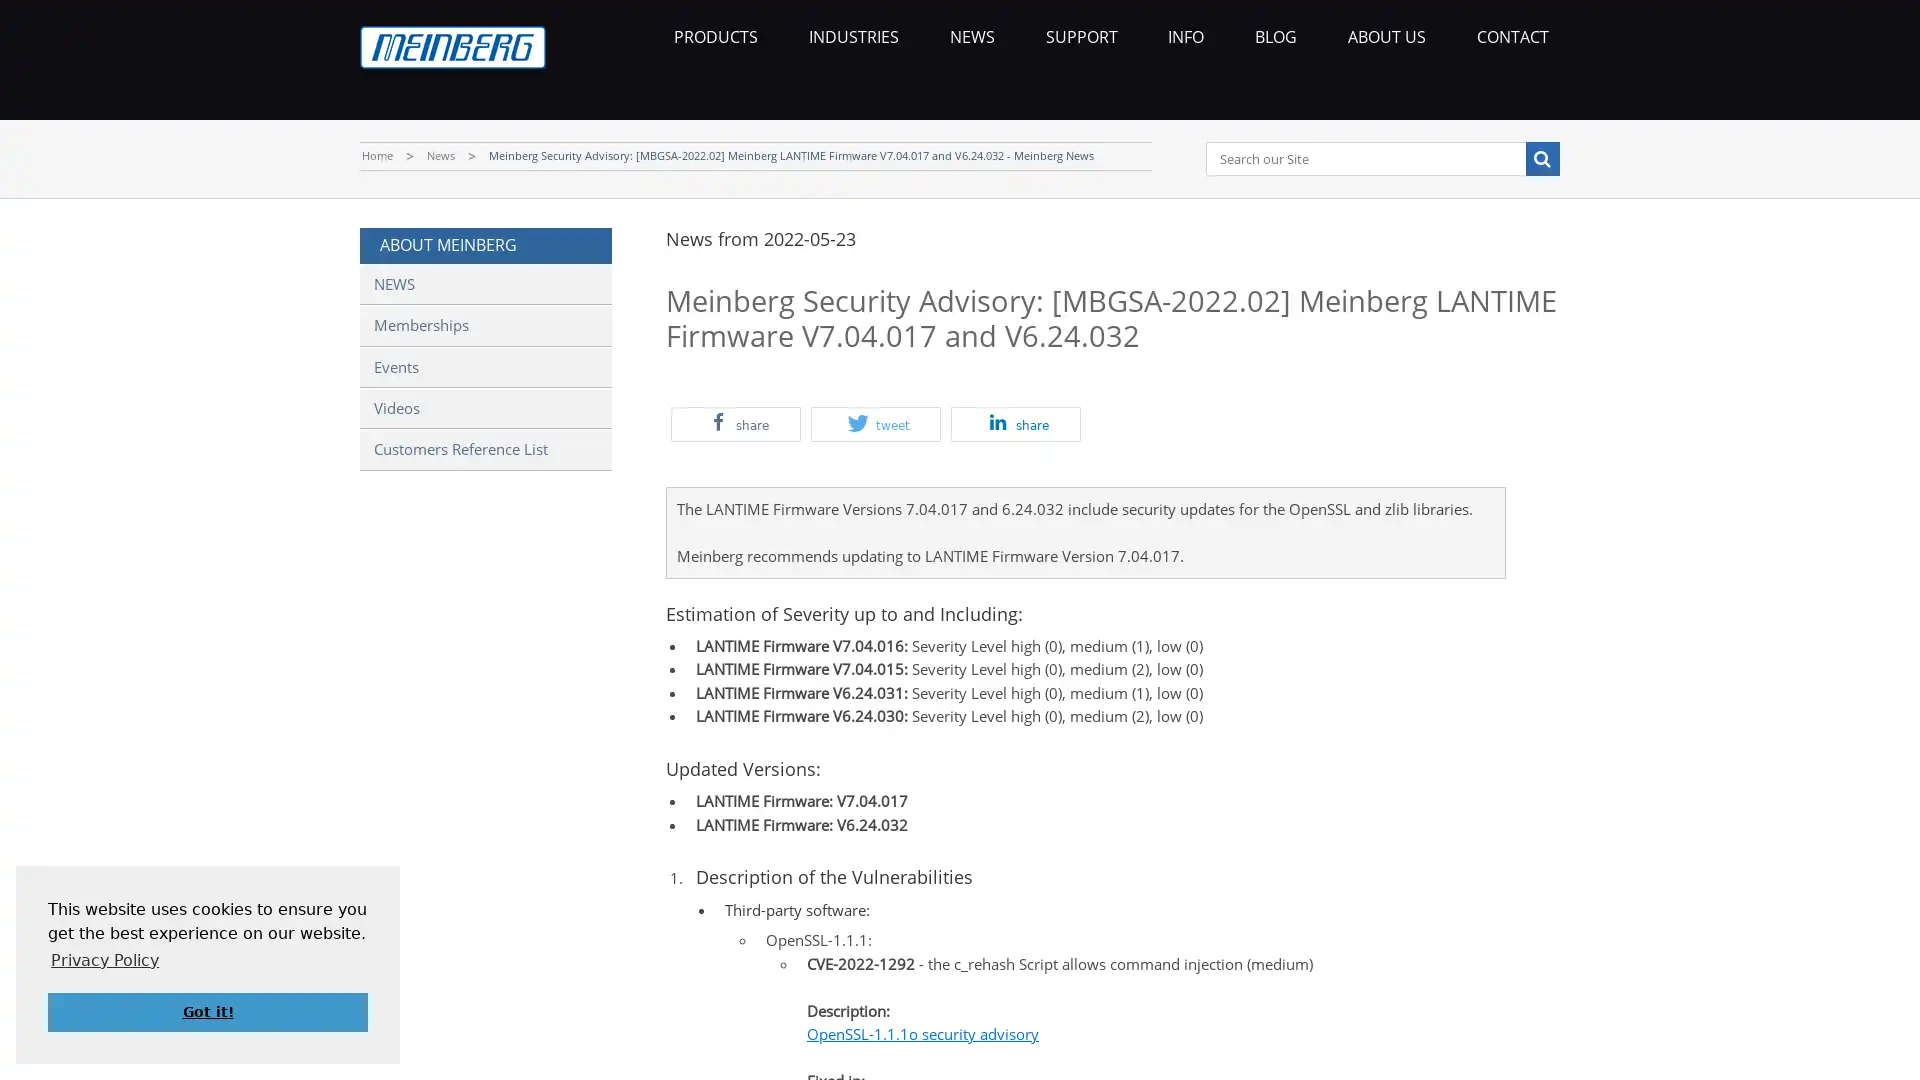  I want to click on dismiss cookie message, so click(207, 1011).